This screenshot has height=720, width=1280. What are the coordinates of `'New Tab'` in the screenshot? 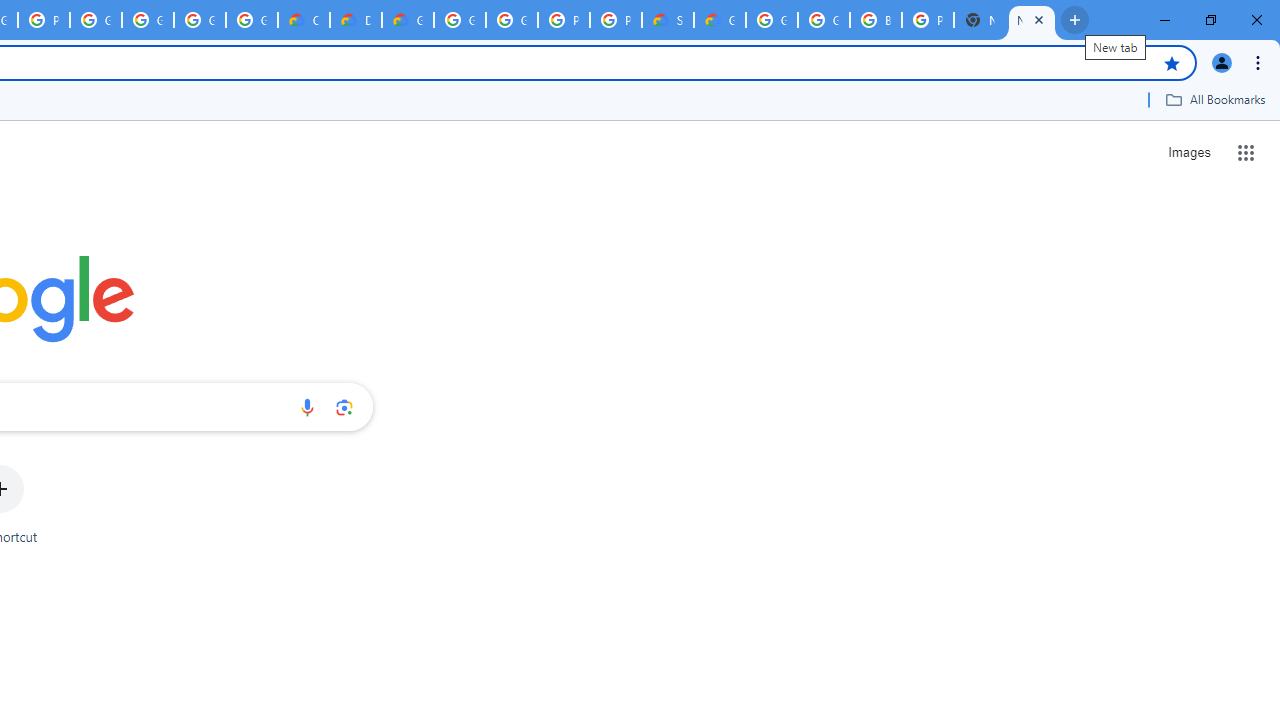 It's located at (1032, 20).